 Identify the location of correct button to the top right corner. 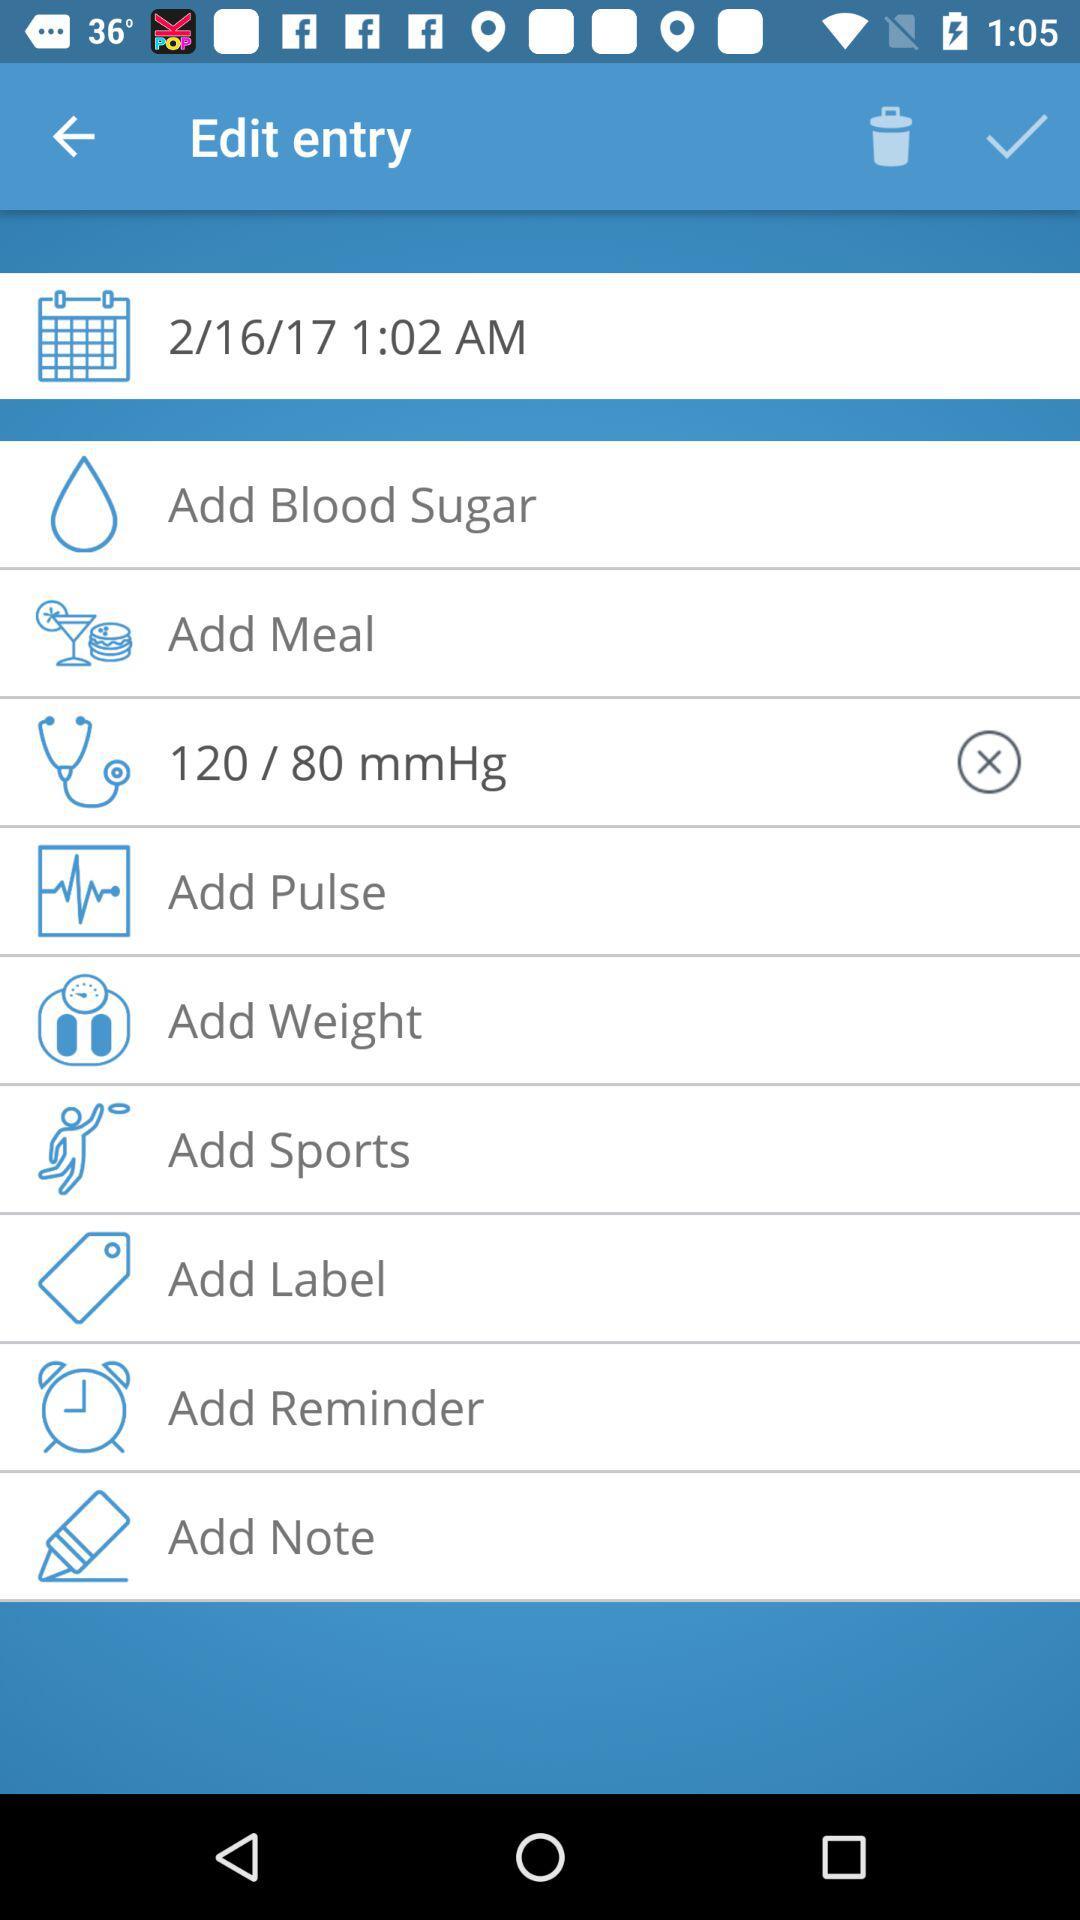
(1017, 136).